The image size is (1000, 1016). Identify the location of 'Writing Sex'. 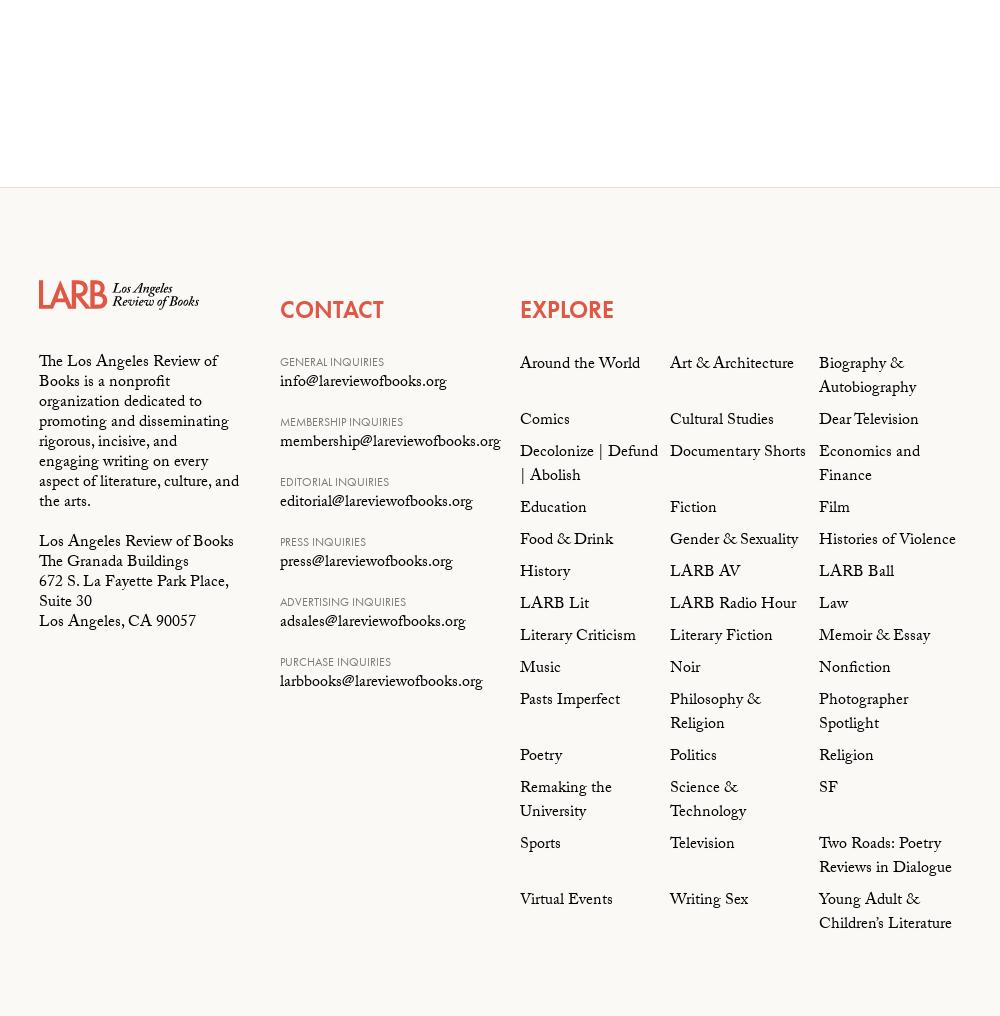
(707, 900).